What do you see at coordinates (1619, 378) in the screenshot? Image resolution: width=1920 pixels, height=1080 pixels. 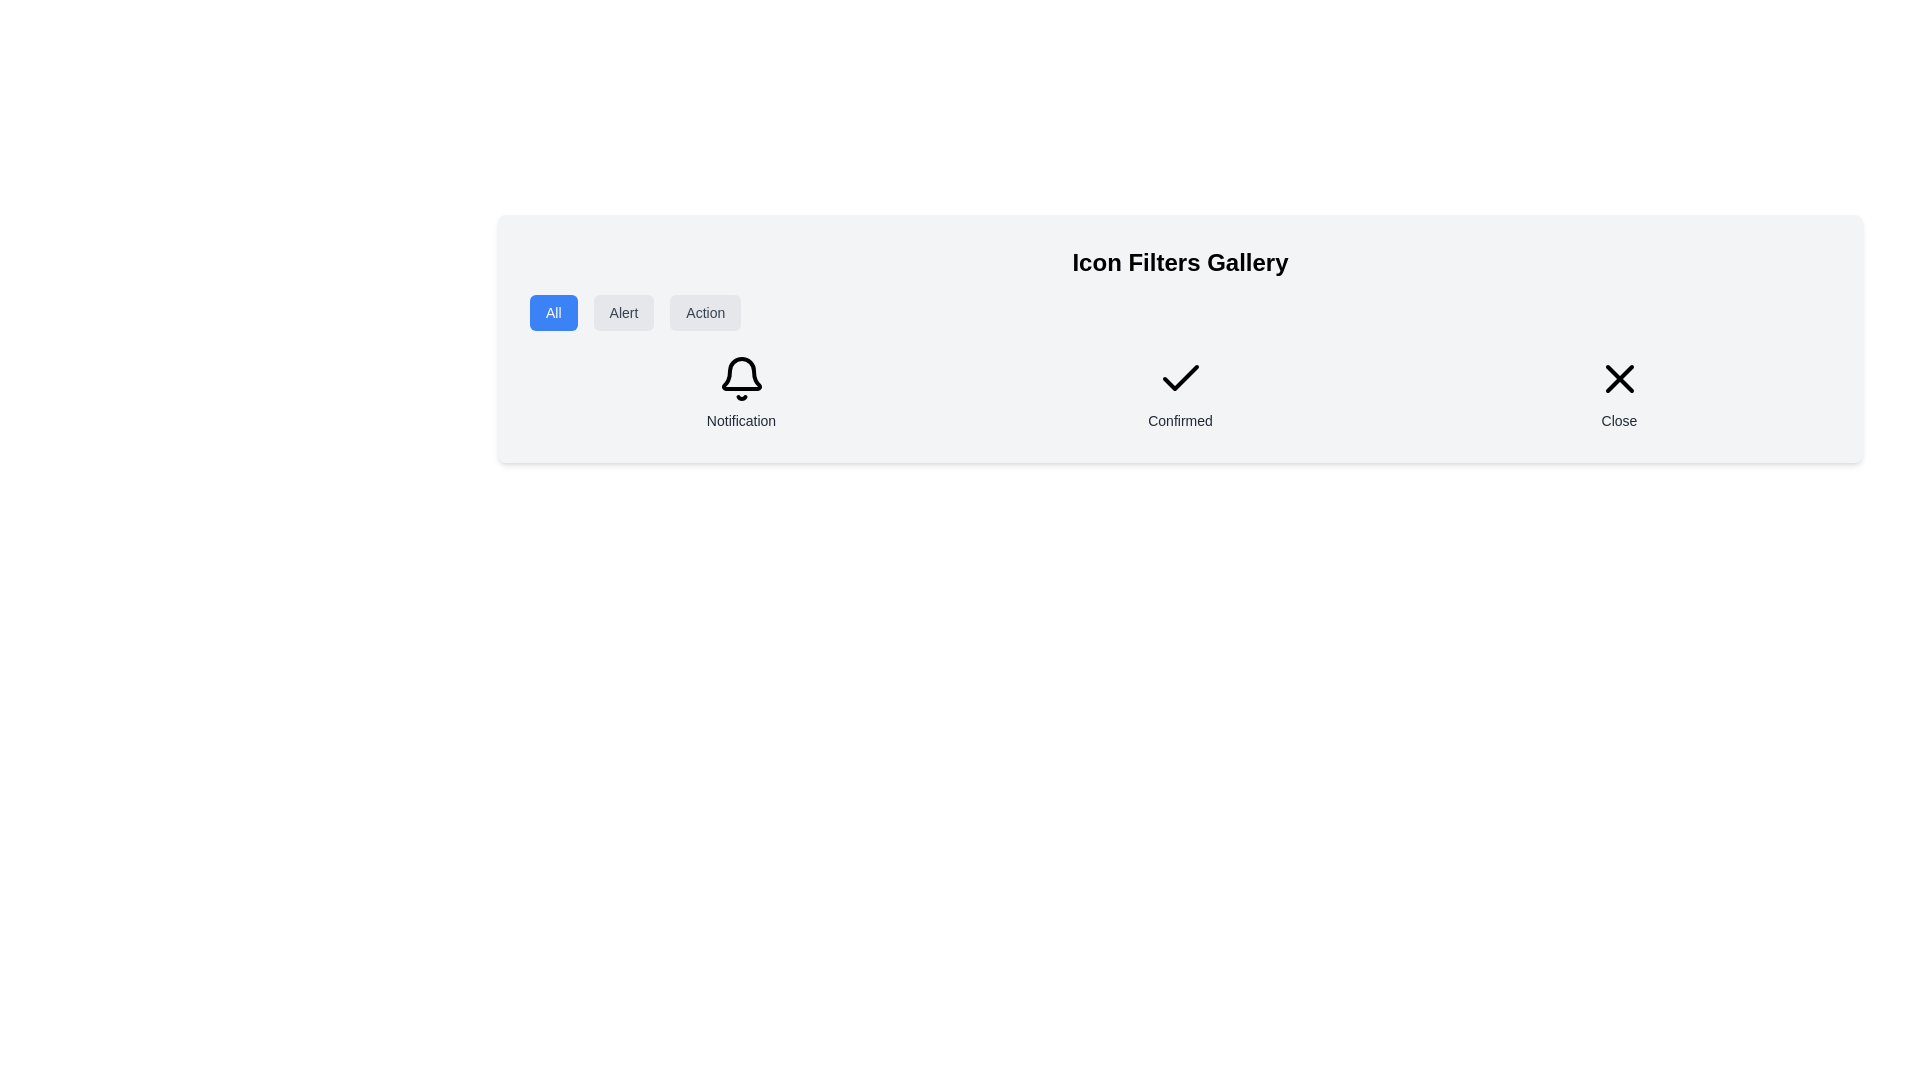 I see `the black close icon, which consists of two intersecting lines forming an 'X' symbol, located in the top-right of the card area` at bounding box center [1619, 378].